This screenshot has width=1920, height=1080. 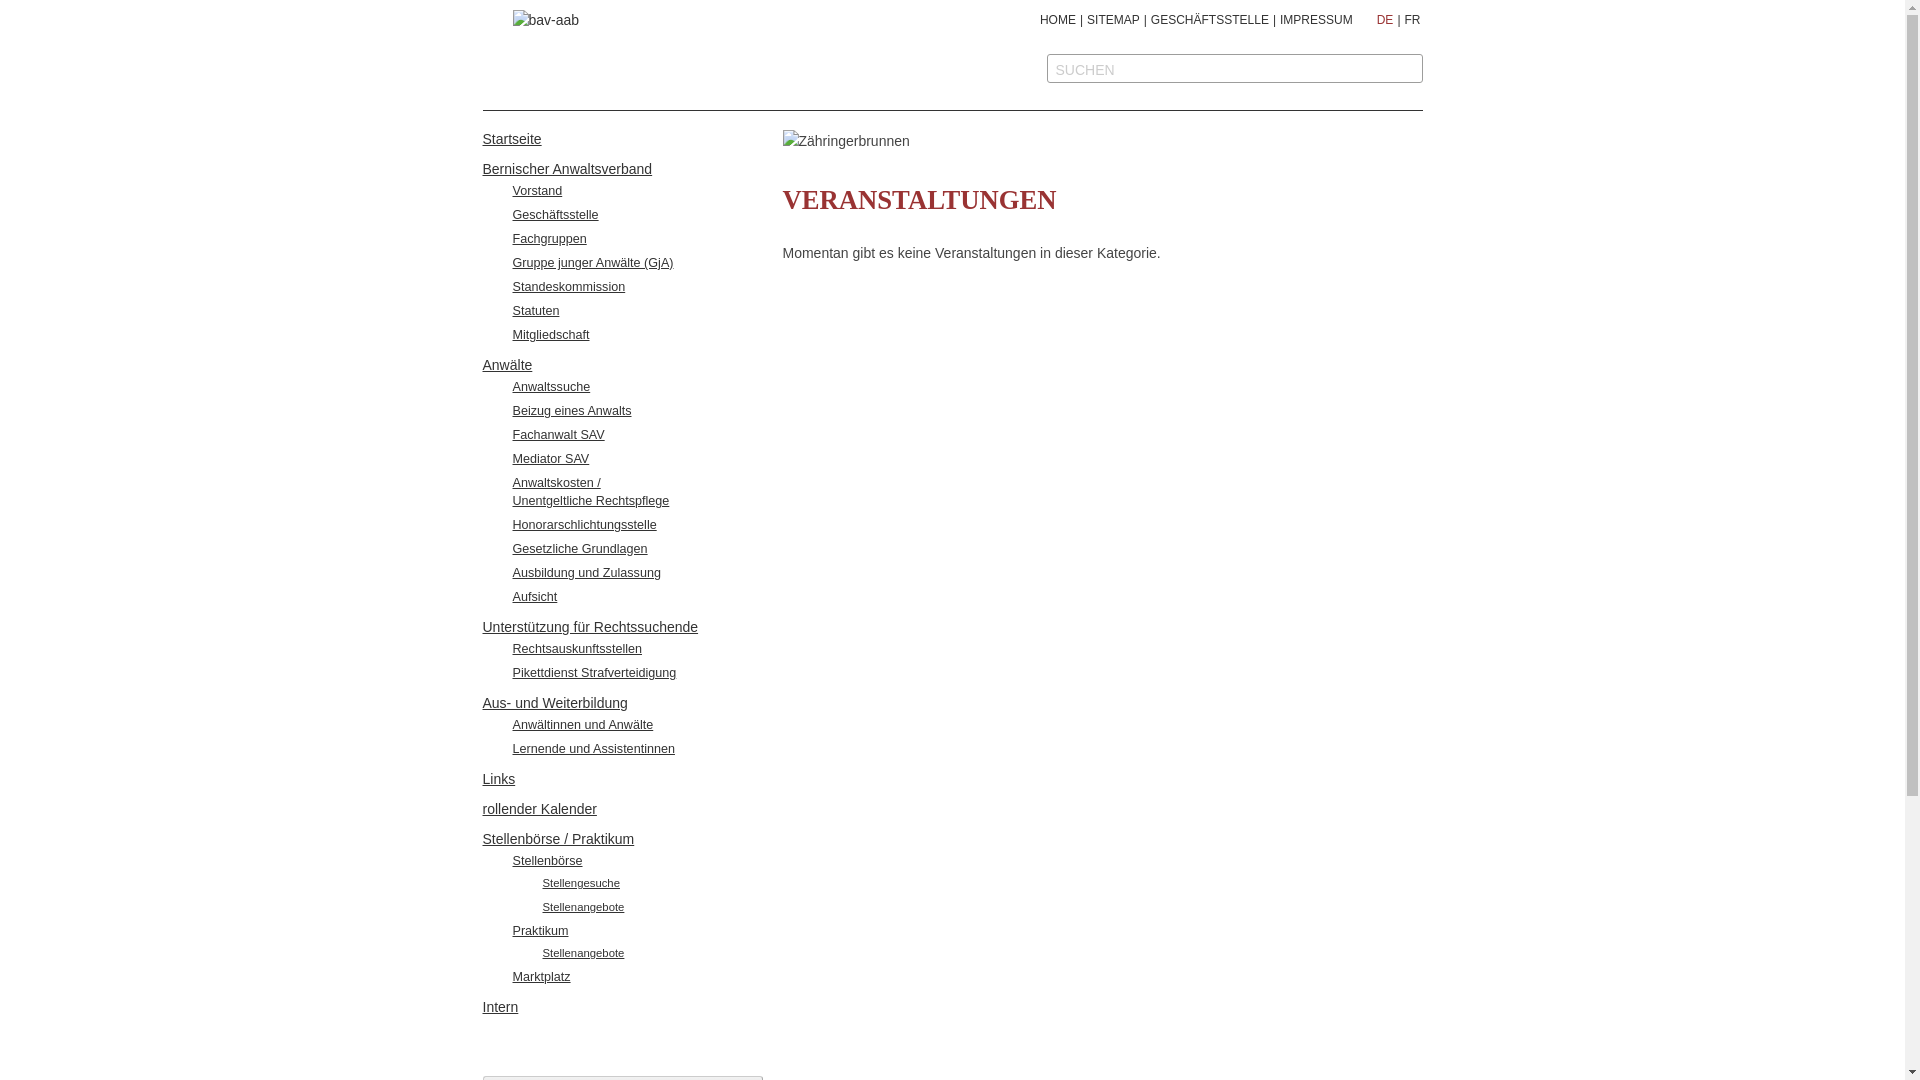 What do you see at coordinates (578, 548) in the screenshot?
I see `'Gesetzliche Grundlagen'` at bounding box center [578, 548].